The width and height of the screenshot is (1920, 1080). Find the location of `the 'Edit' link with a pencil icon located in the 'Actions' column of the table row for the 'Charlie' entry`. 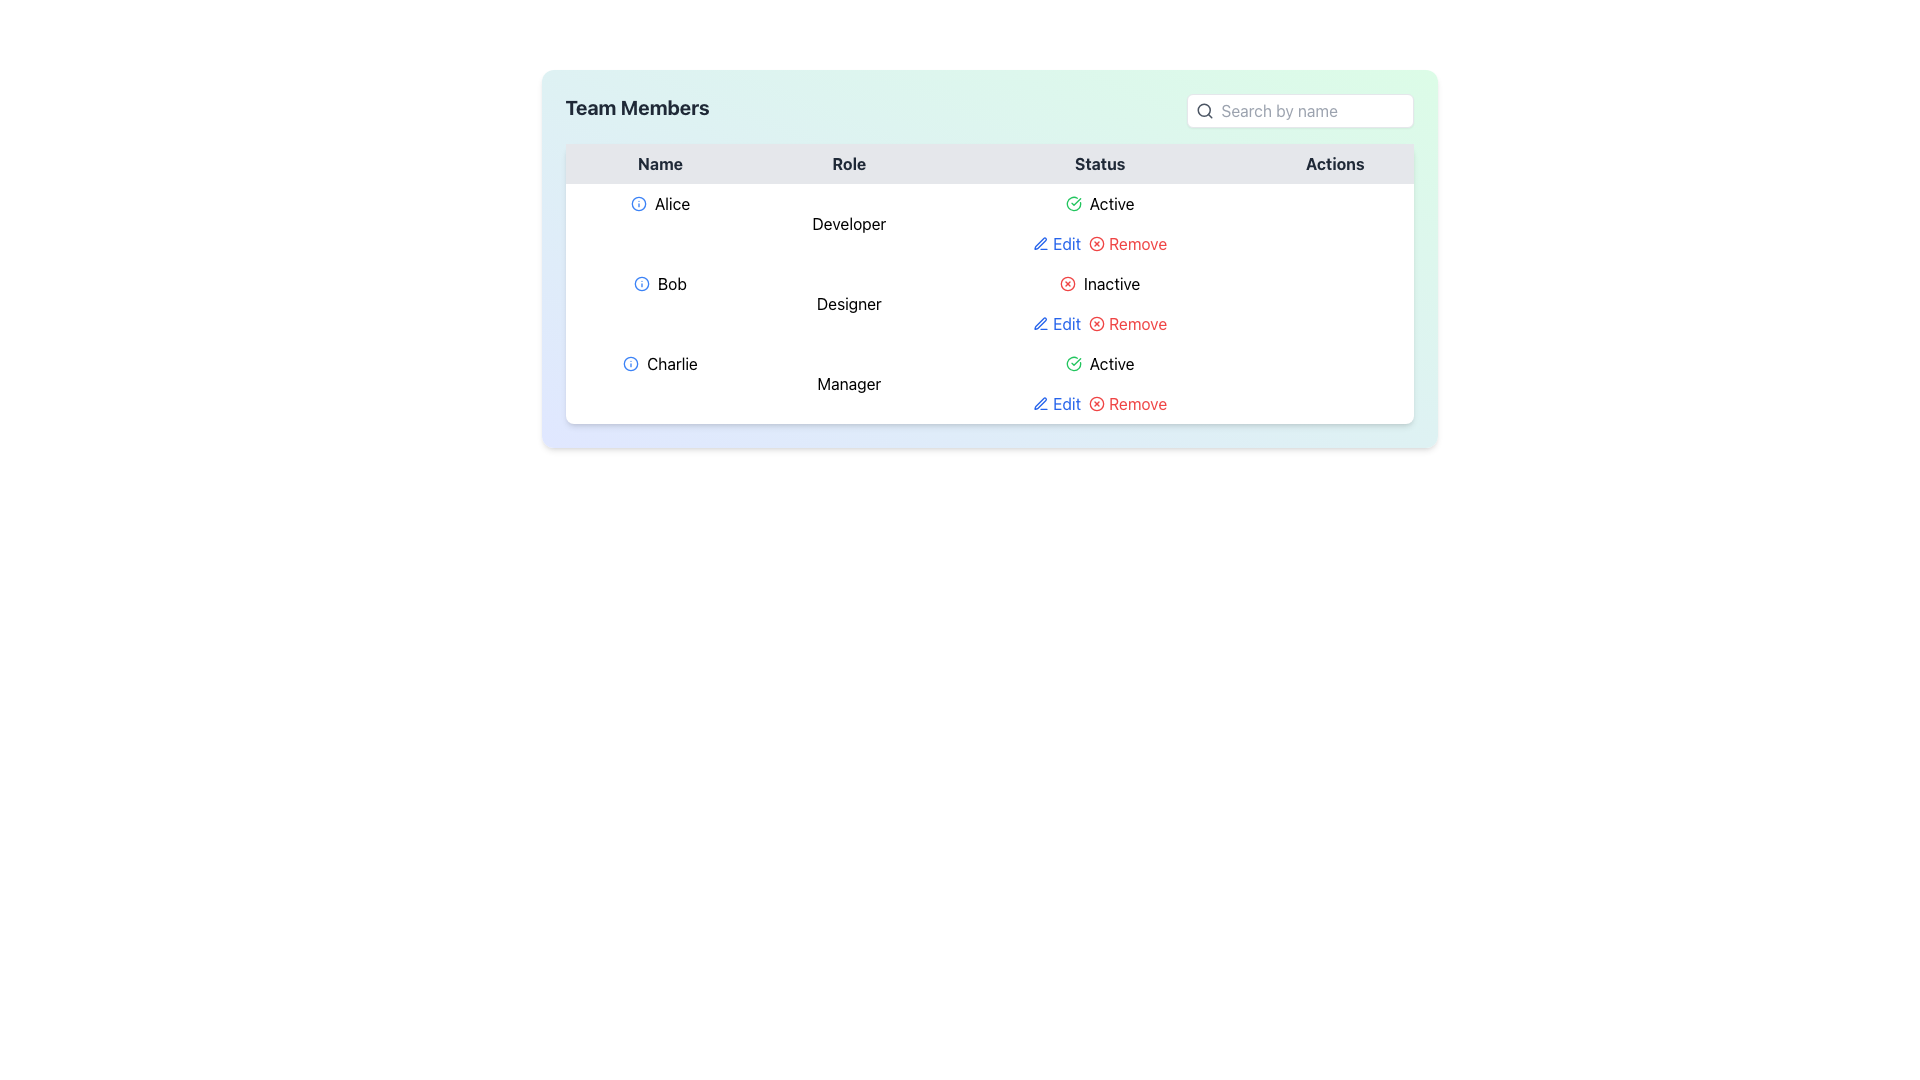

the 'Edit' link with a pencil icon located in the 'Actions' column of the table row for the 'Charlie' entry is located at coordinates (1056, 404).